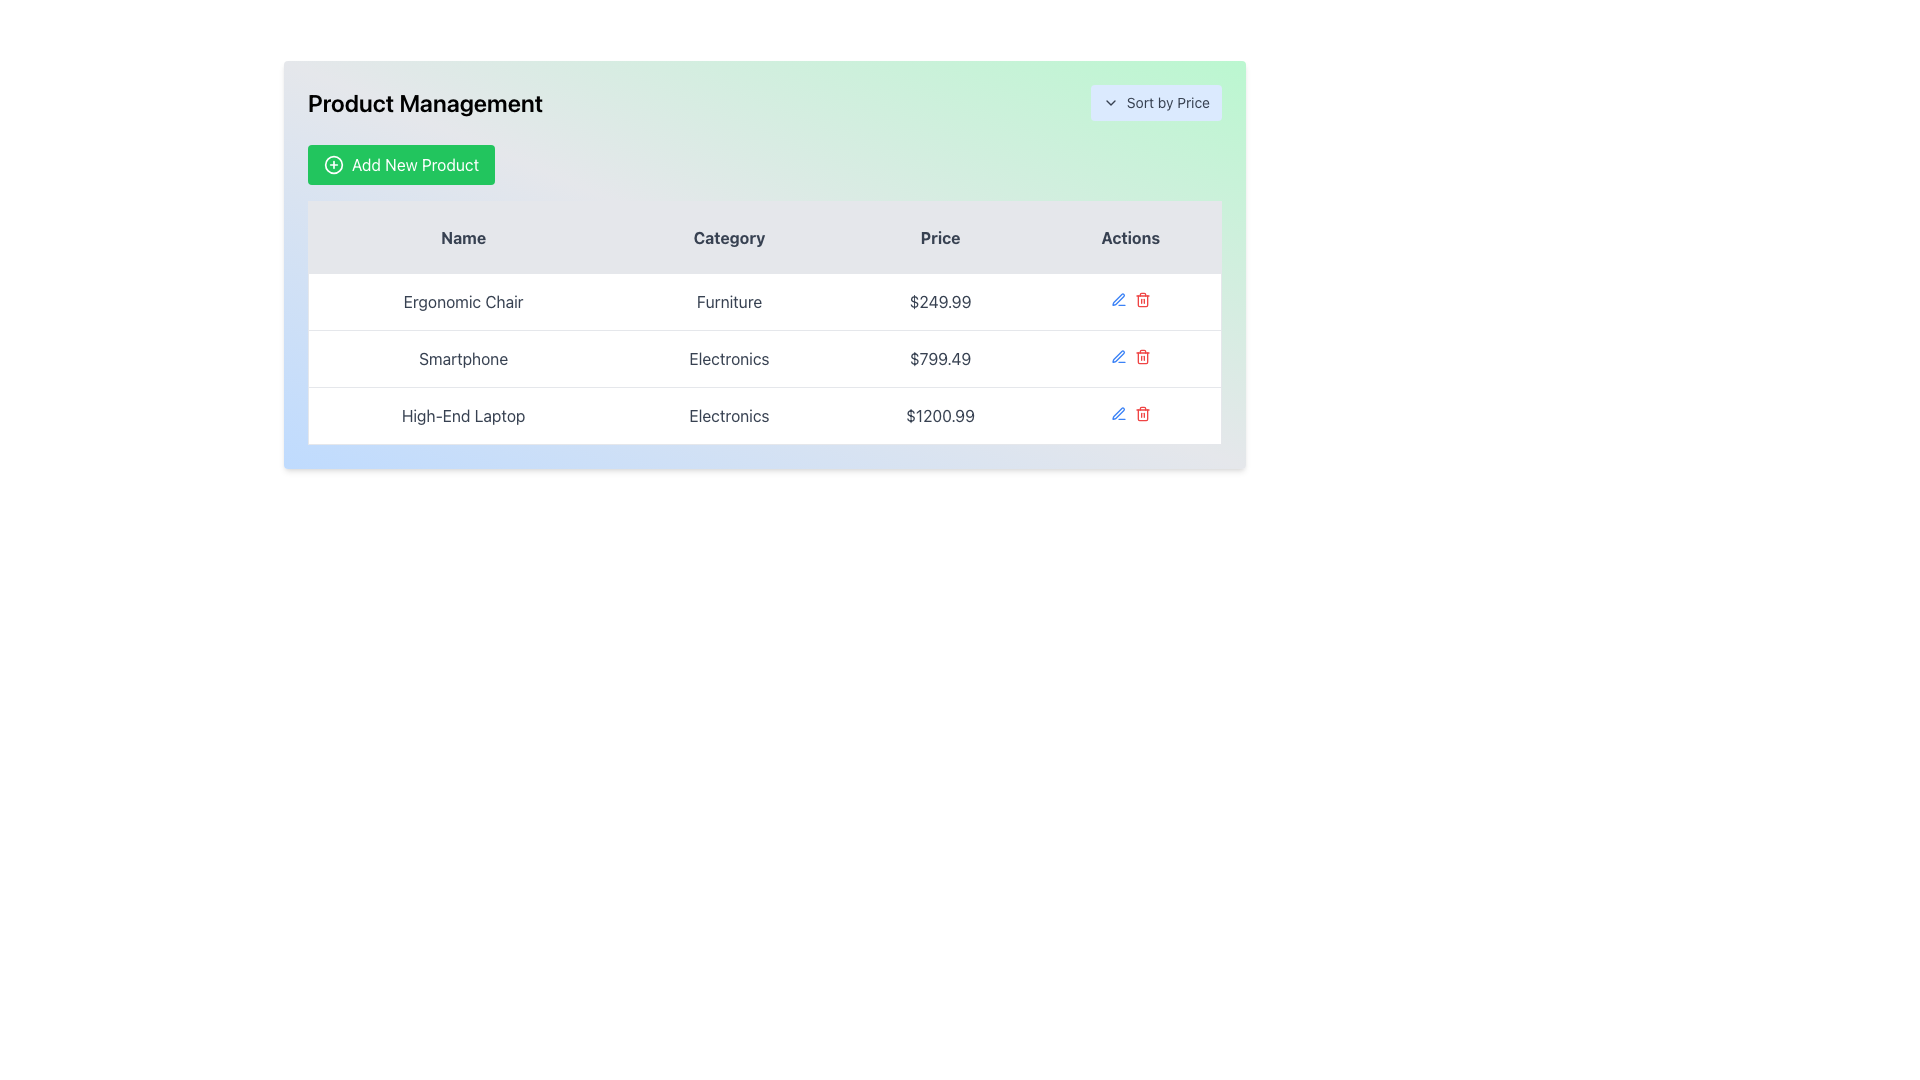 This screenshot has height=1080, width=1920. I want to click on the centered-aligned text label displaying 'Electronics' in the second row of the data table under the 'Category' column, so click(728, 357).